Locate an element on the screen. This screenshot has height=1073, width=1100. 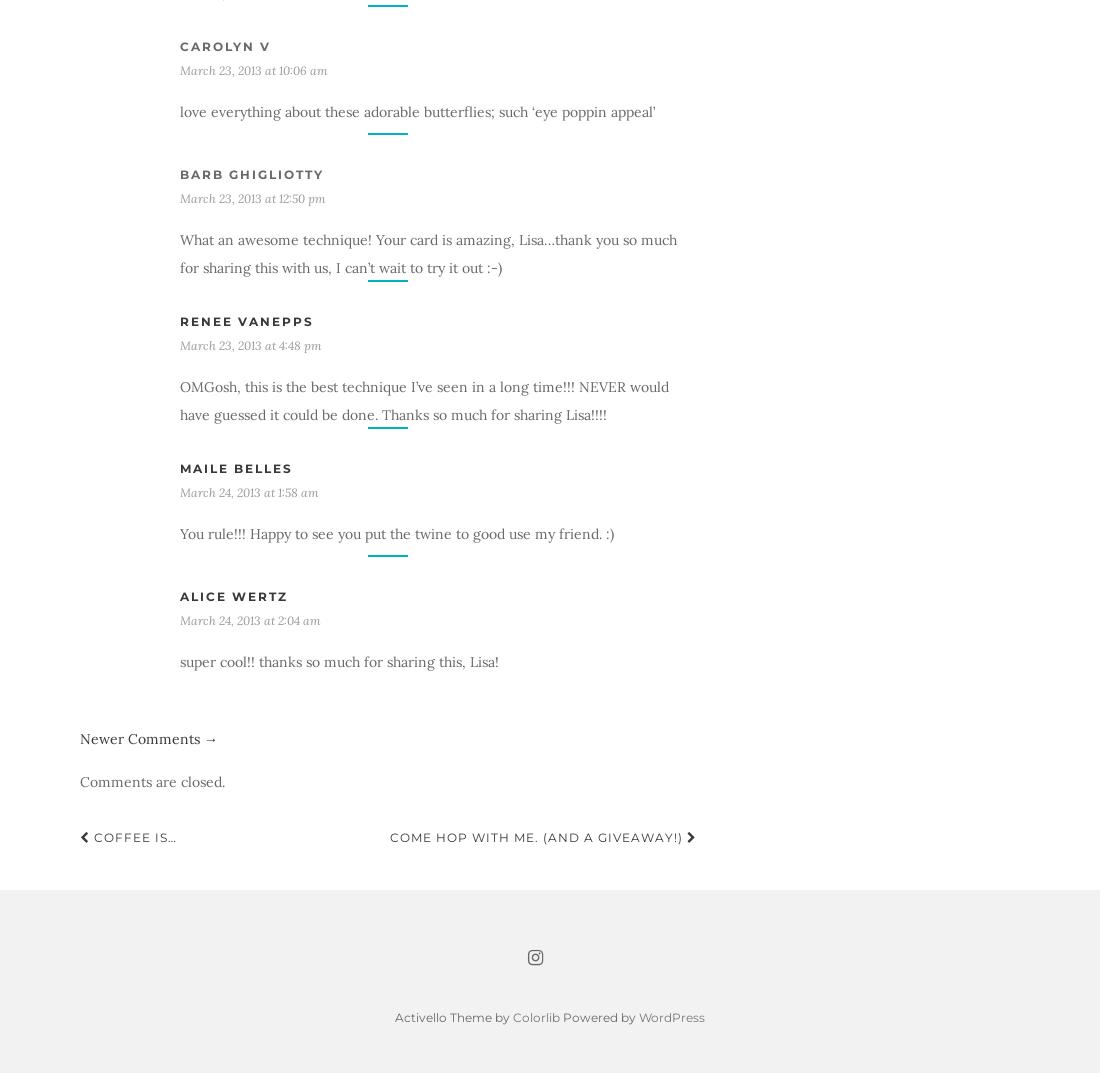
'Renee VanEpps' is located at coordinates (246, 320).